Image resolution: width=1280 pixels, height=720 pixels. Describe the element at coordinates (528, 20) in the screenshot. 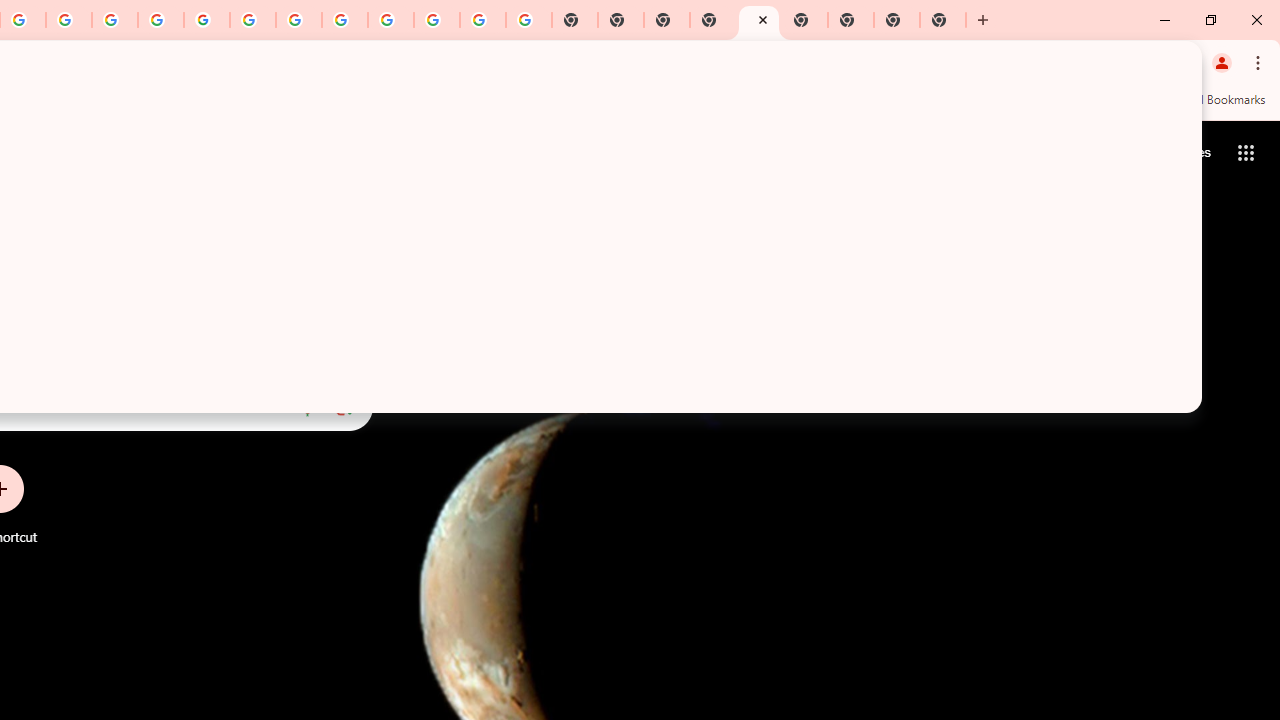

I see `'Google Images'` at that location.